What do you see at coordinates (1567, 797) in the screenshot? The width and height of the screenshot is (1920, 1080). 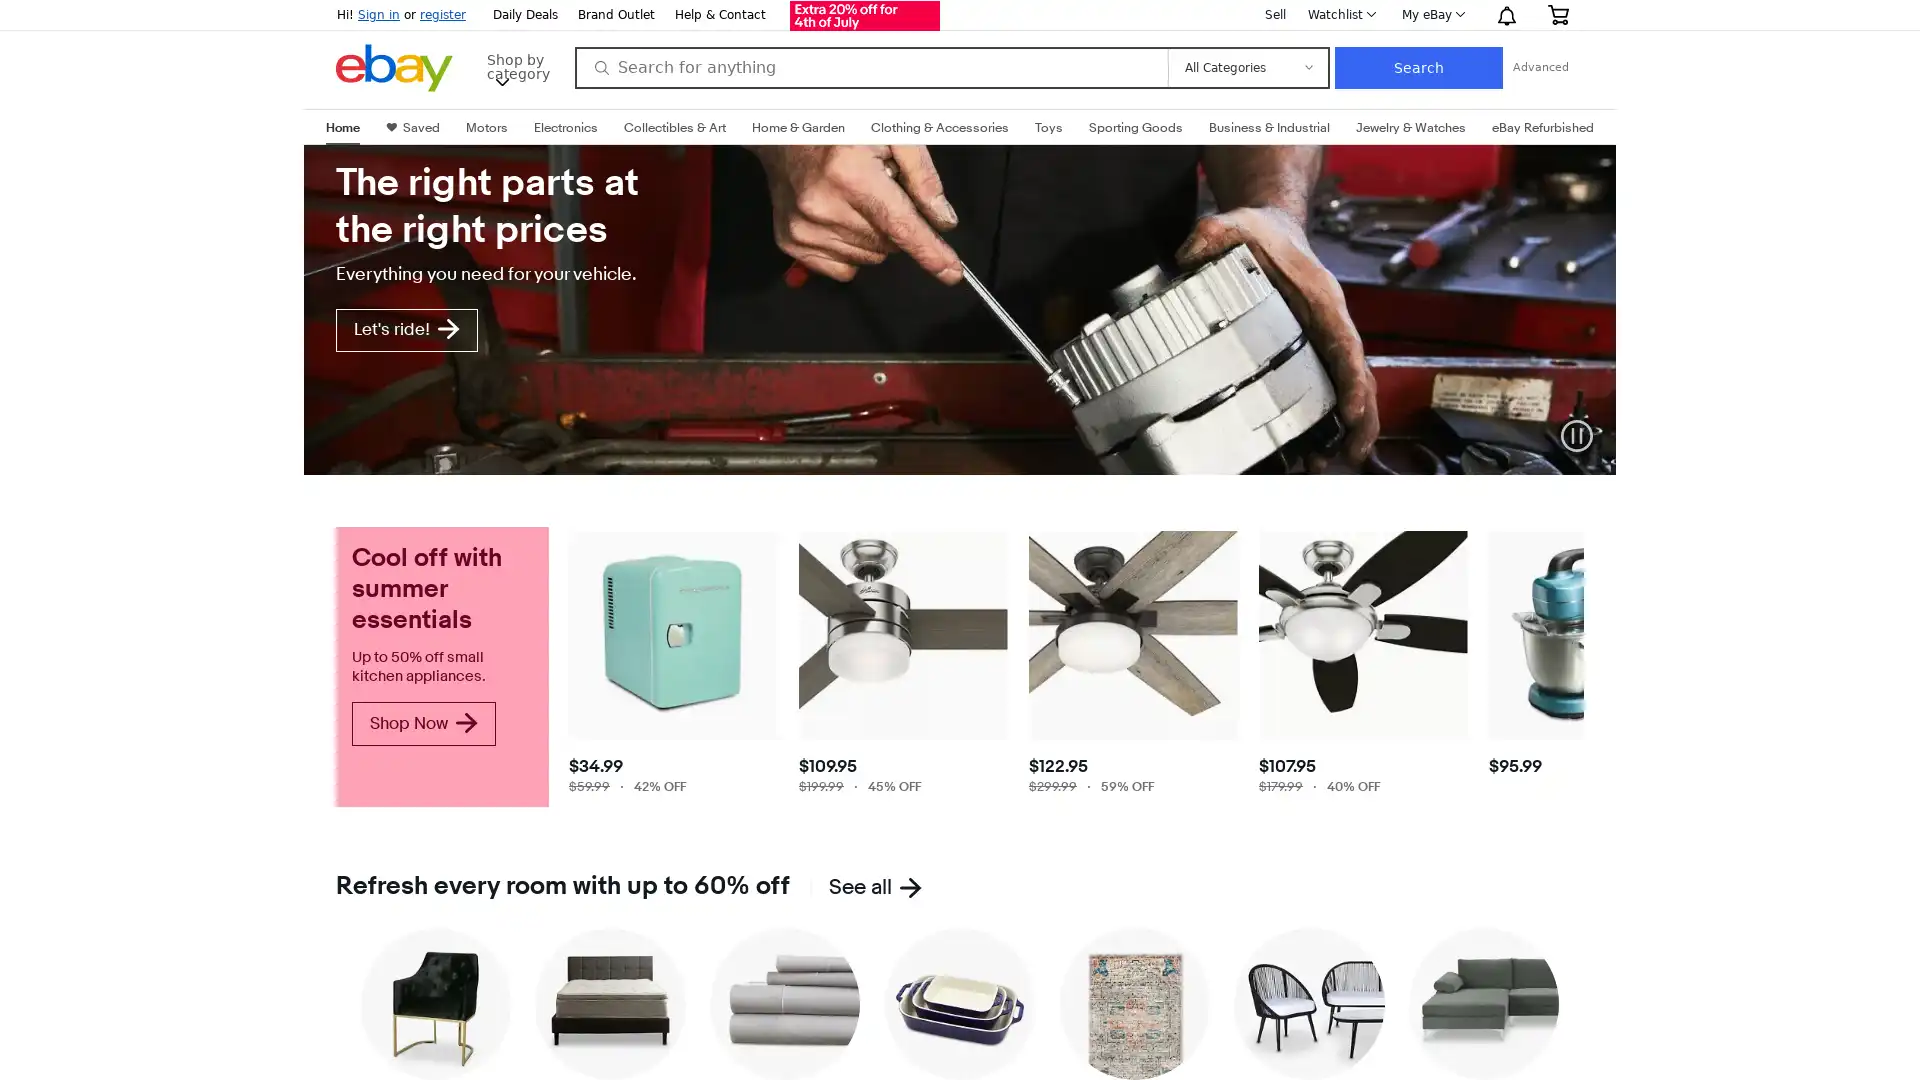 I see `Go to next slide - Cool off with summer essentials` at bounding box center [1567, 797].